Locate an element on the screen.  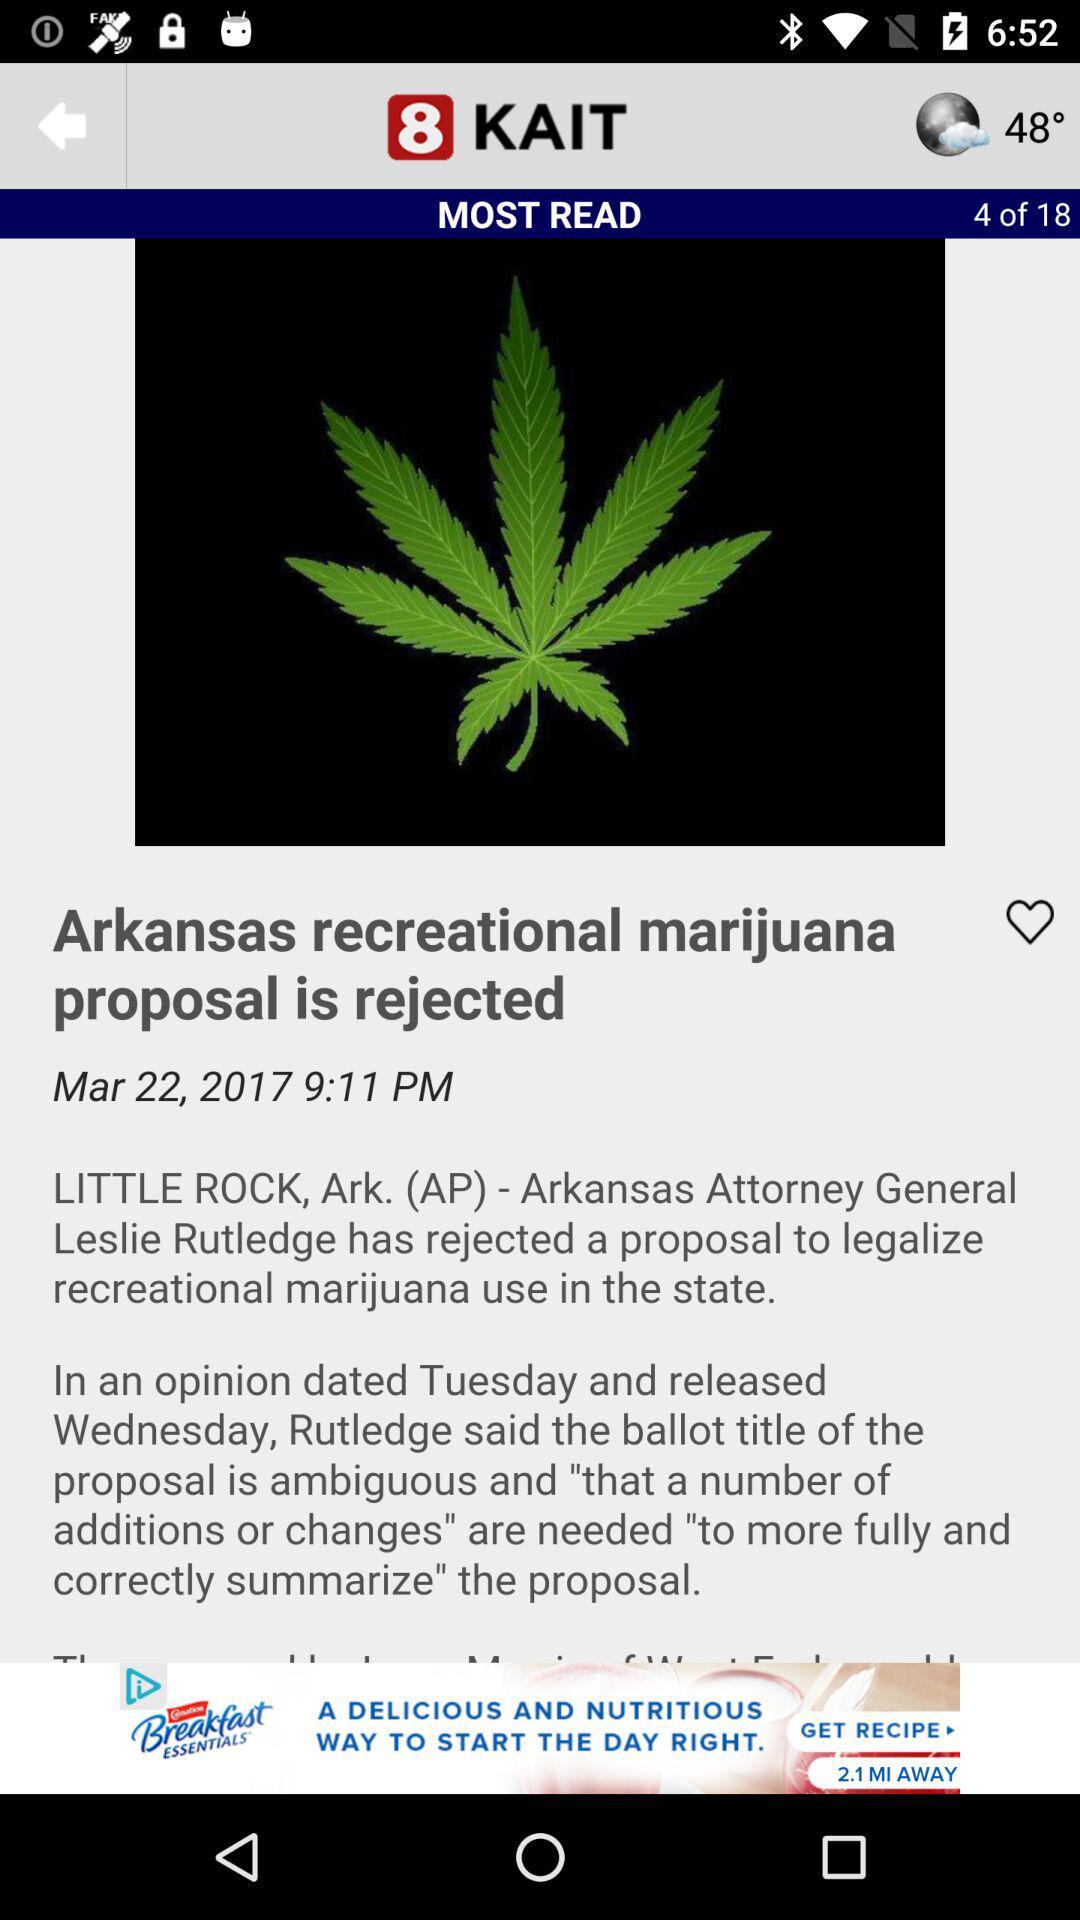
the arrow_backward icon is located at coordinates (61, 124).